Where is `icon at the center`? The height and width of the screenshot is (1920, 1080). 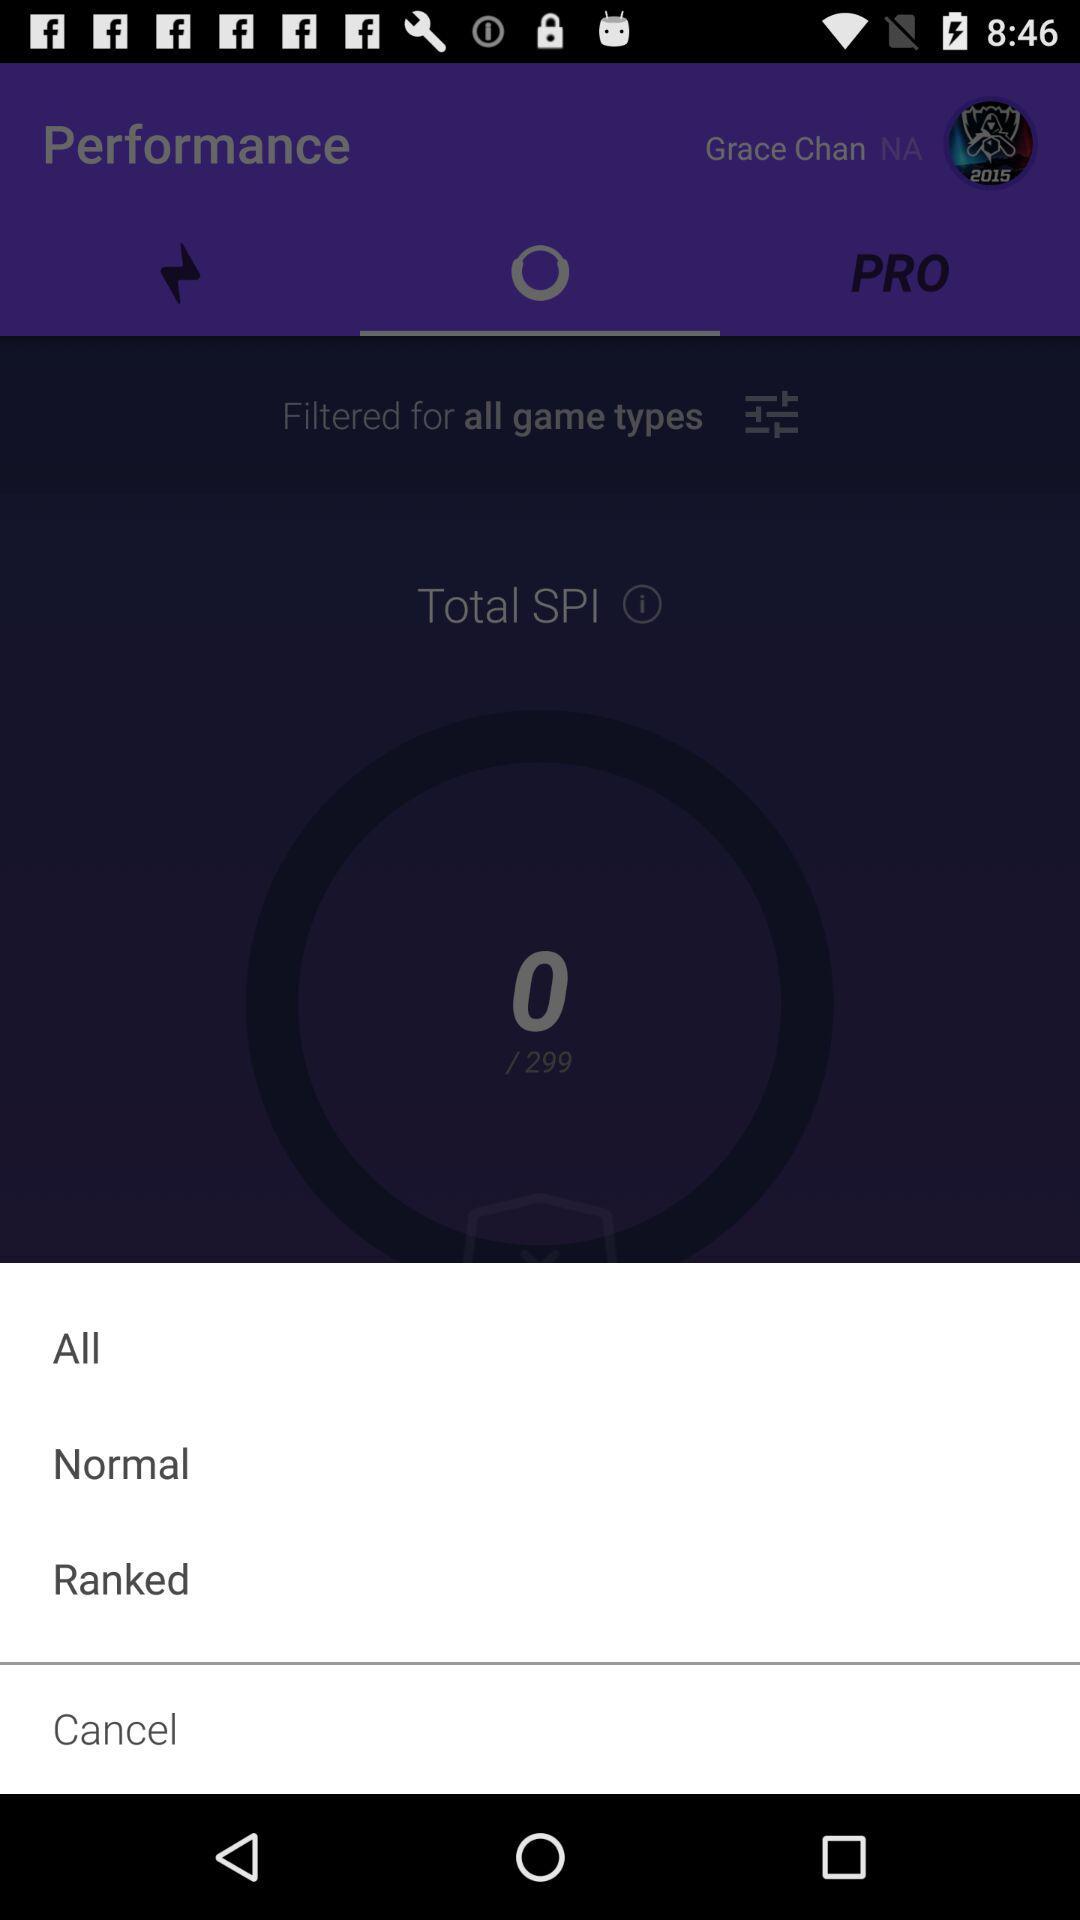 icon at the center is located at coordinates (540, 927).